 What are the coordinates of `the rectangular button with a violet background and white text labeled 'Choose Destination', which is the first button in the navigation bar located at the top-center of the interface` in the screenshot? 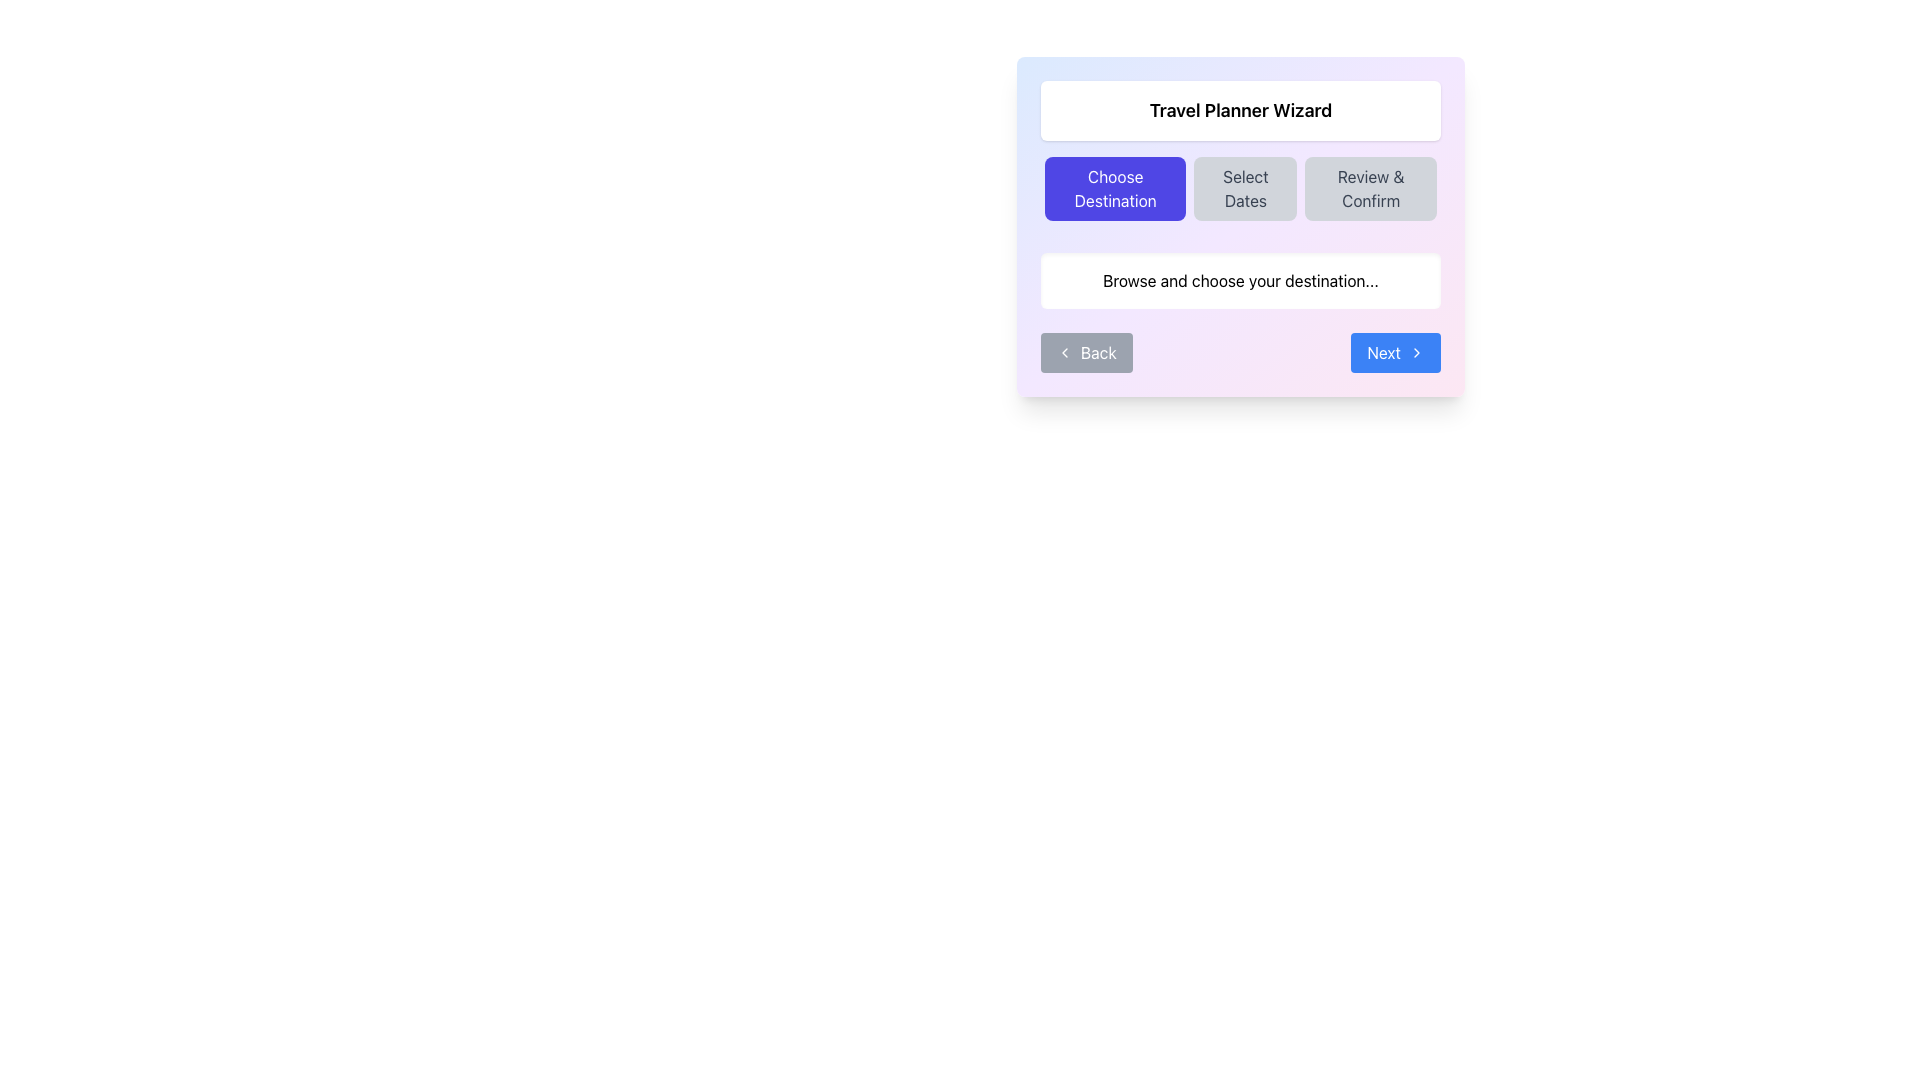 It's located at (1114, 189).